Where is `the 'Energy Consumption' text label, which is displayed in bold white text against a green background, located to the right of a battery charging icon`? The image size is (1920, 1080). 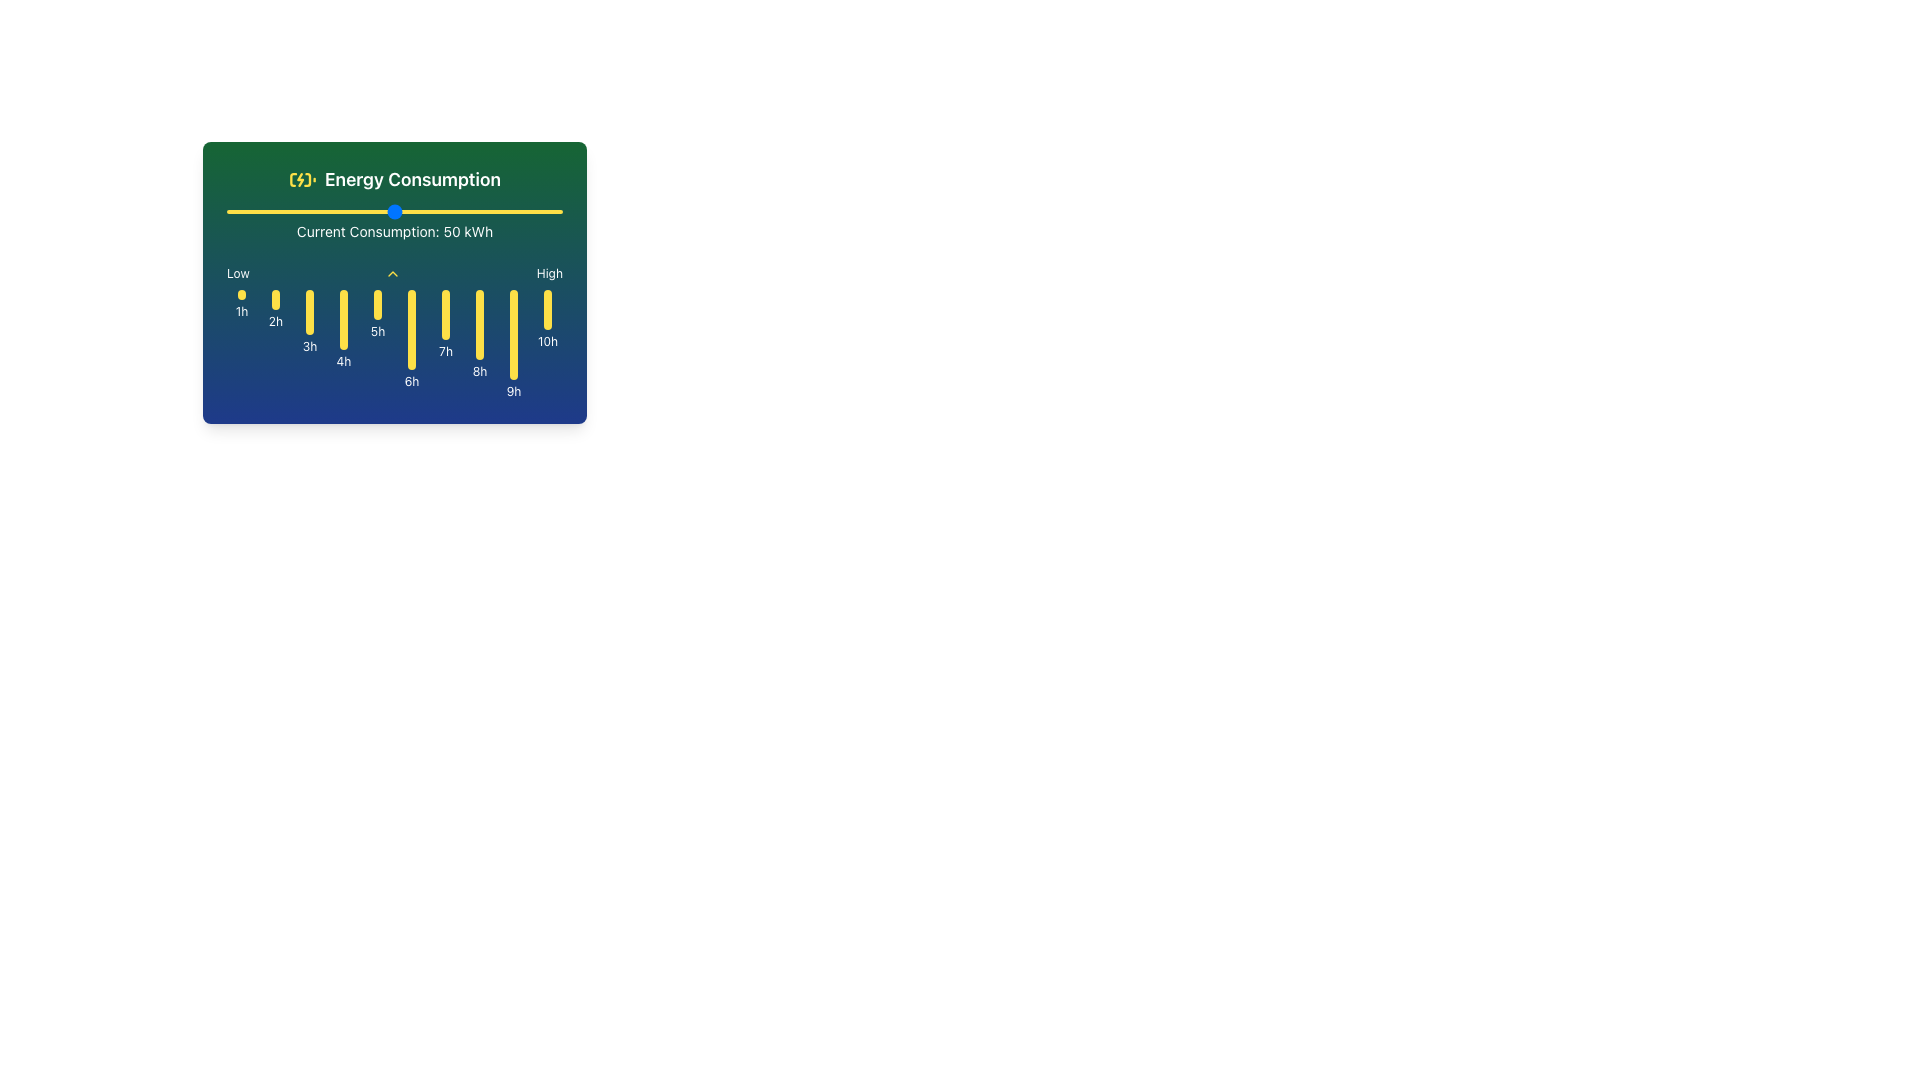
the 'Energy Consumption' text label, which is displayed in bold white text against a green background, located to the right of a battery charging icon is located at coordinates (411, 180).